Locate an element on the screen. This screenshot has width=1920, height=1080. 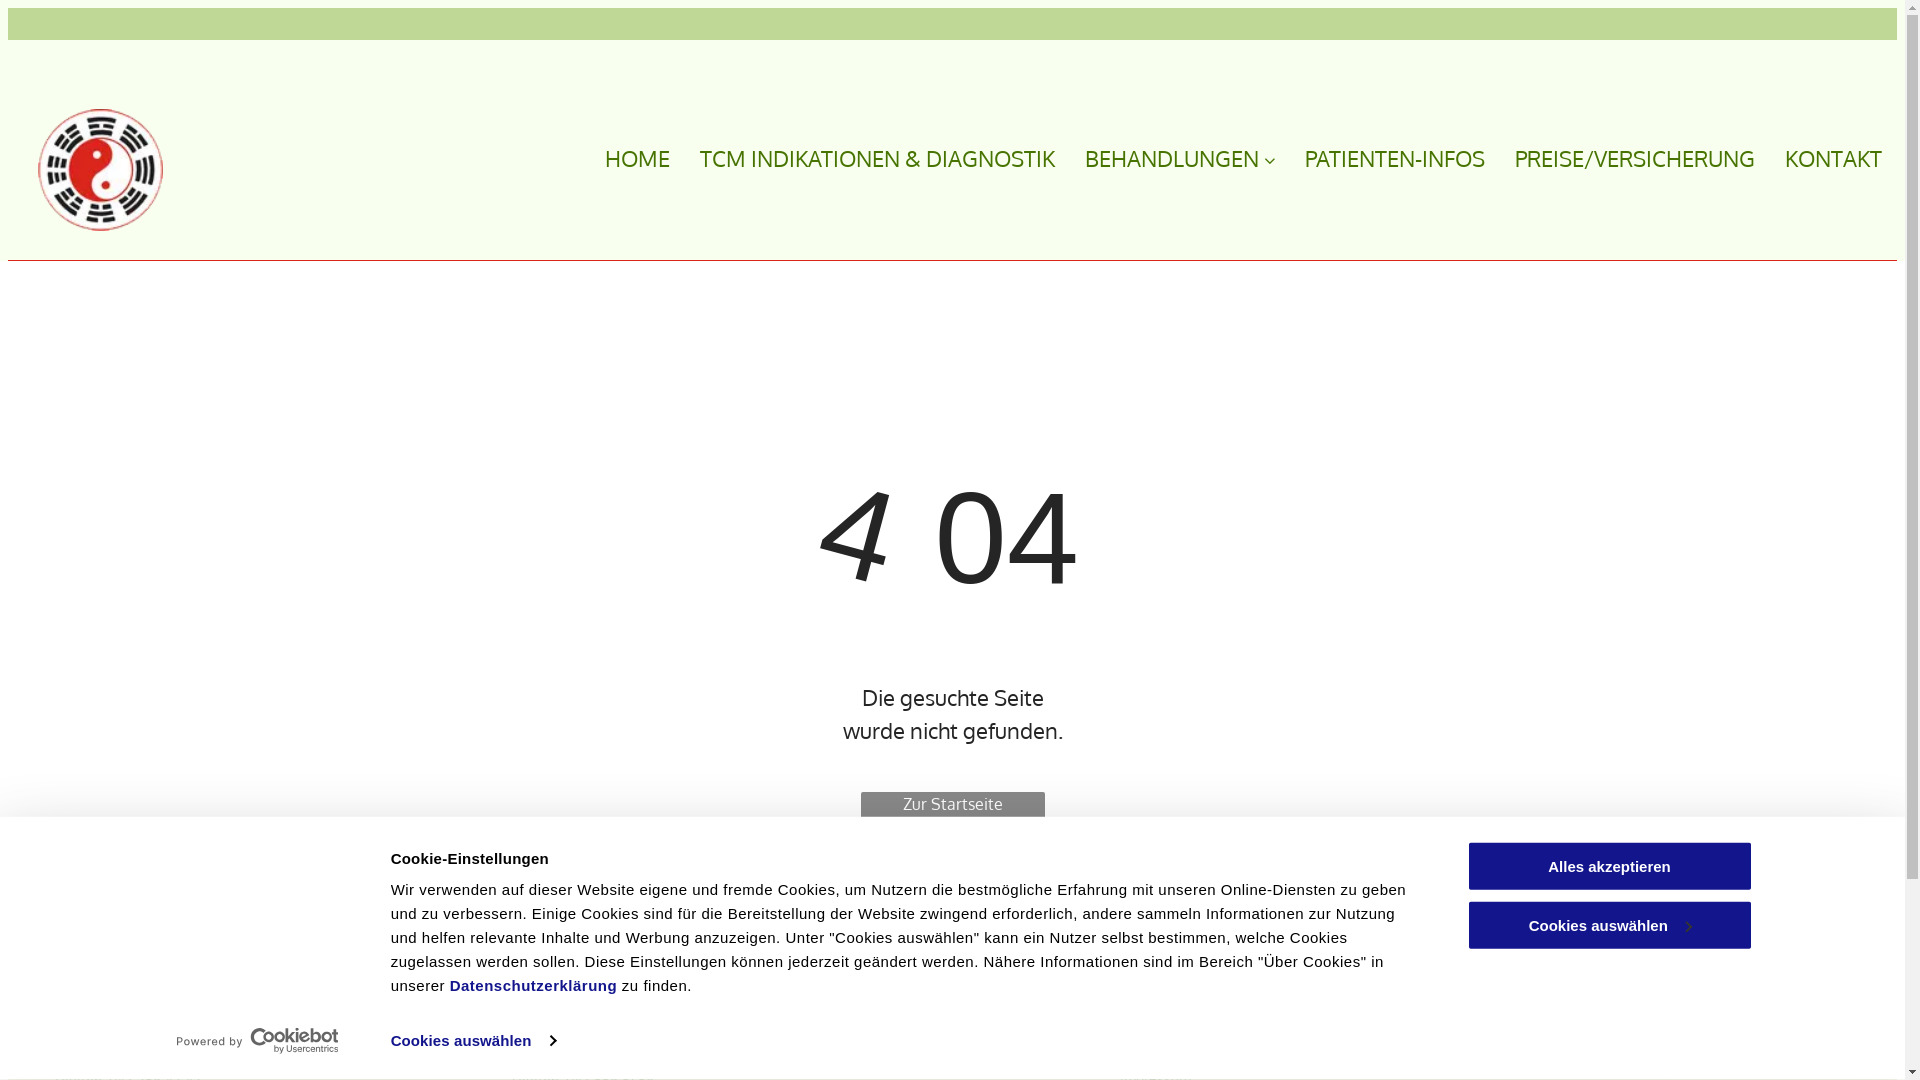
'KONTAKT' is located at coordinates (1818, 157).